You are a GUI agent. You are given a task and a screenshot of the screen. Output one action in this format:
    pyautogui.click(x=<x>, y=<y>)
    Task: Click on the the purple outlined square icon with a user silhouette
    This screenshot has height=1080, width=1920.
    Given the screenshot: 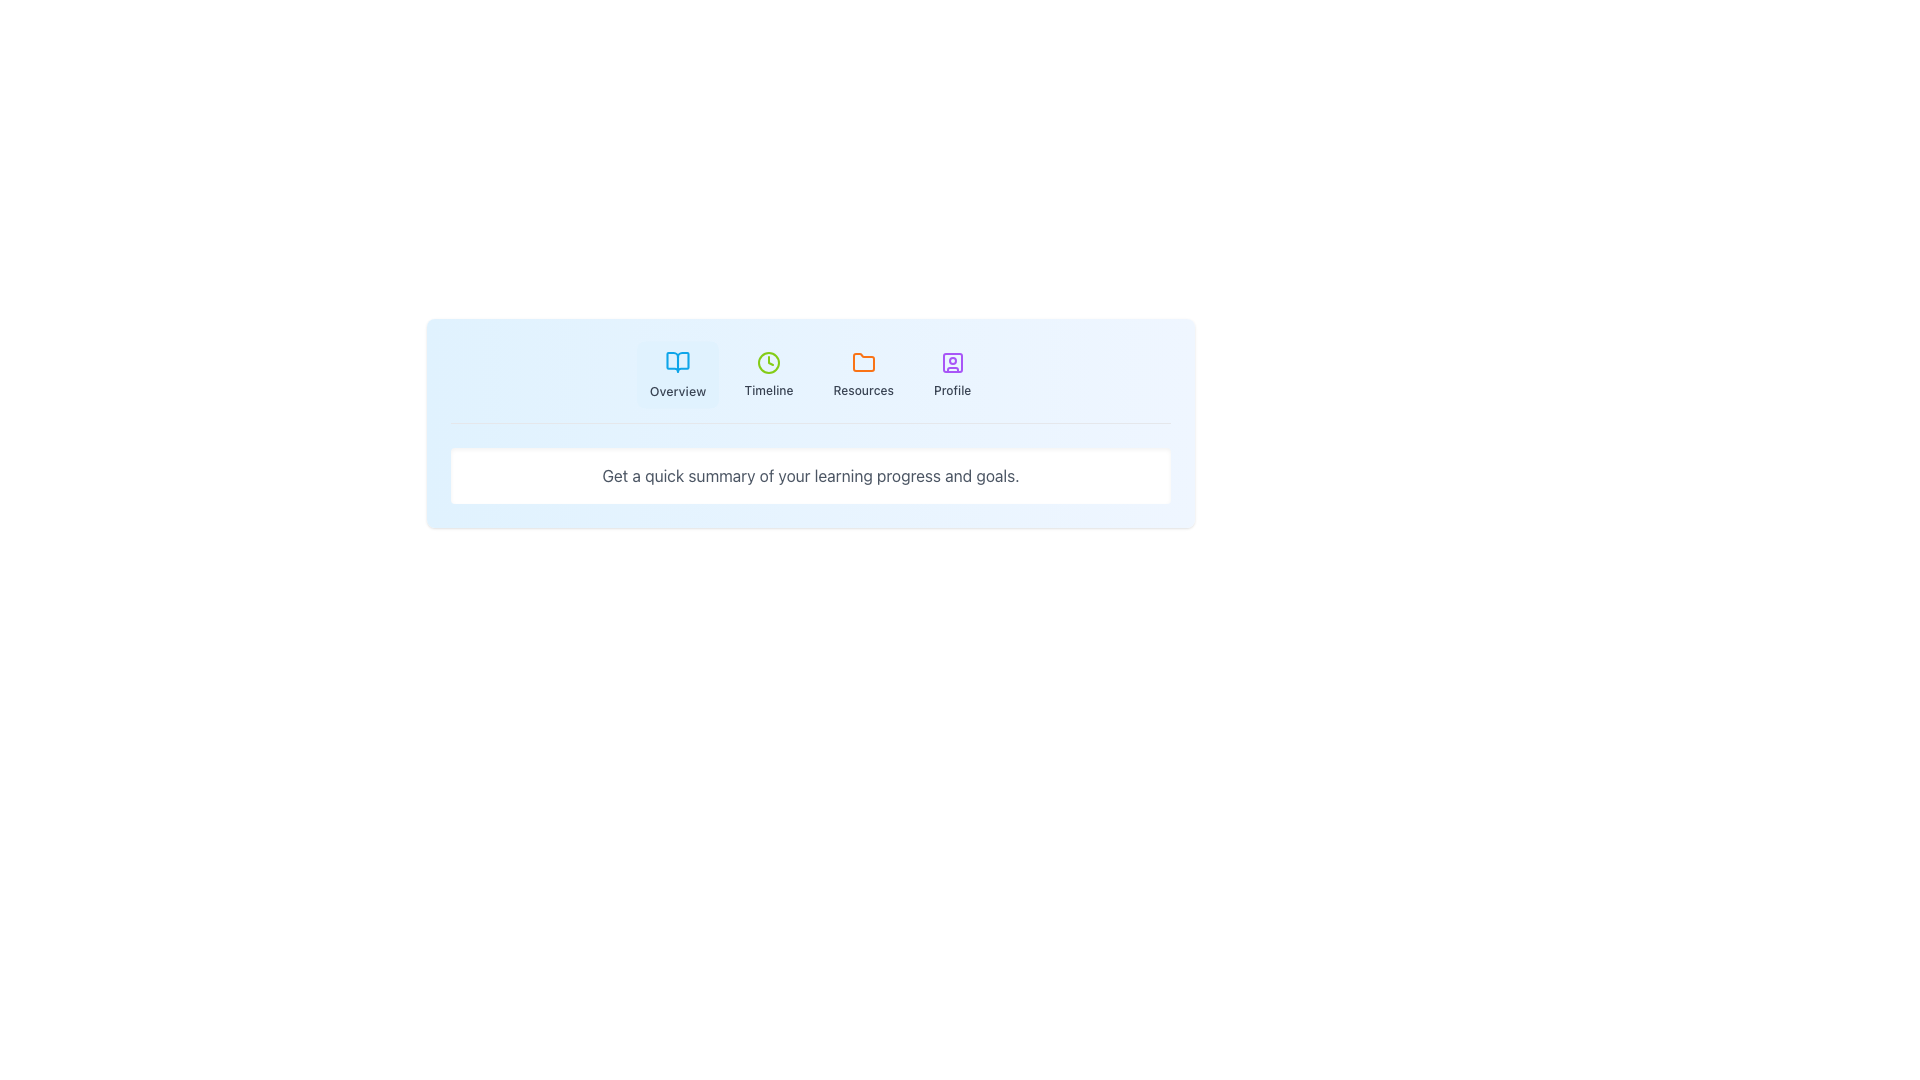 What is the action you would take?
    pyautogui.click(x=951, y=362)
    